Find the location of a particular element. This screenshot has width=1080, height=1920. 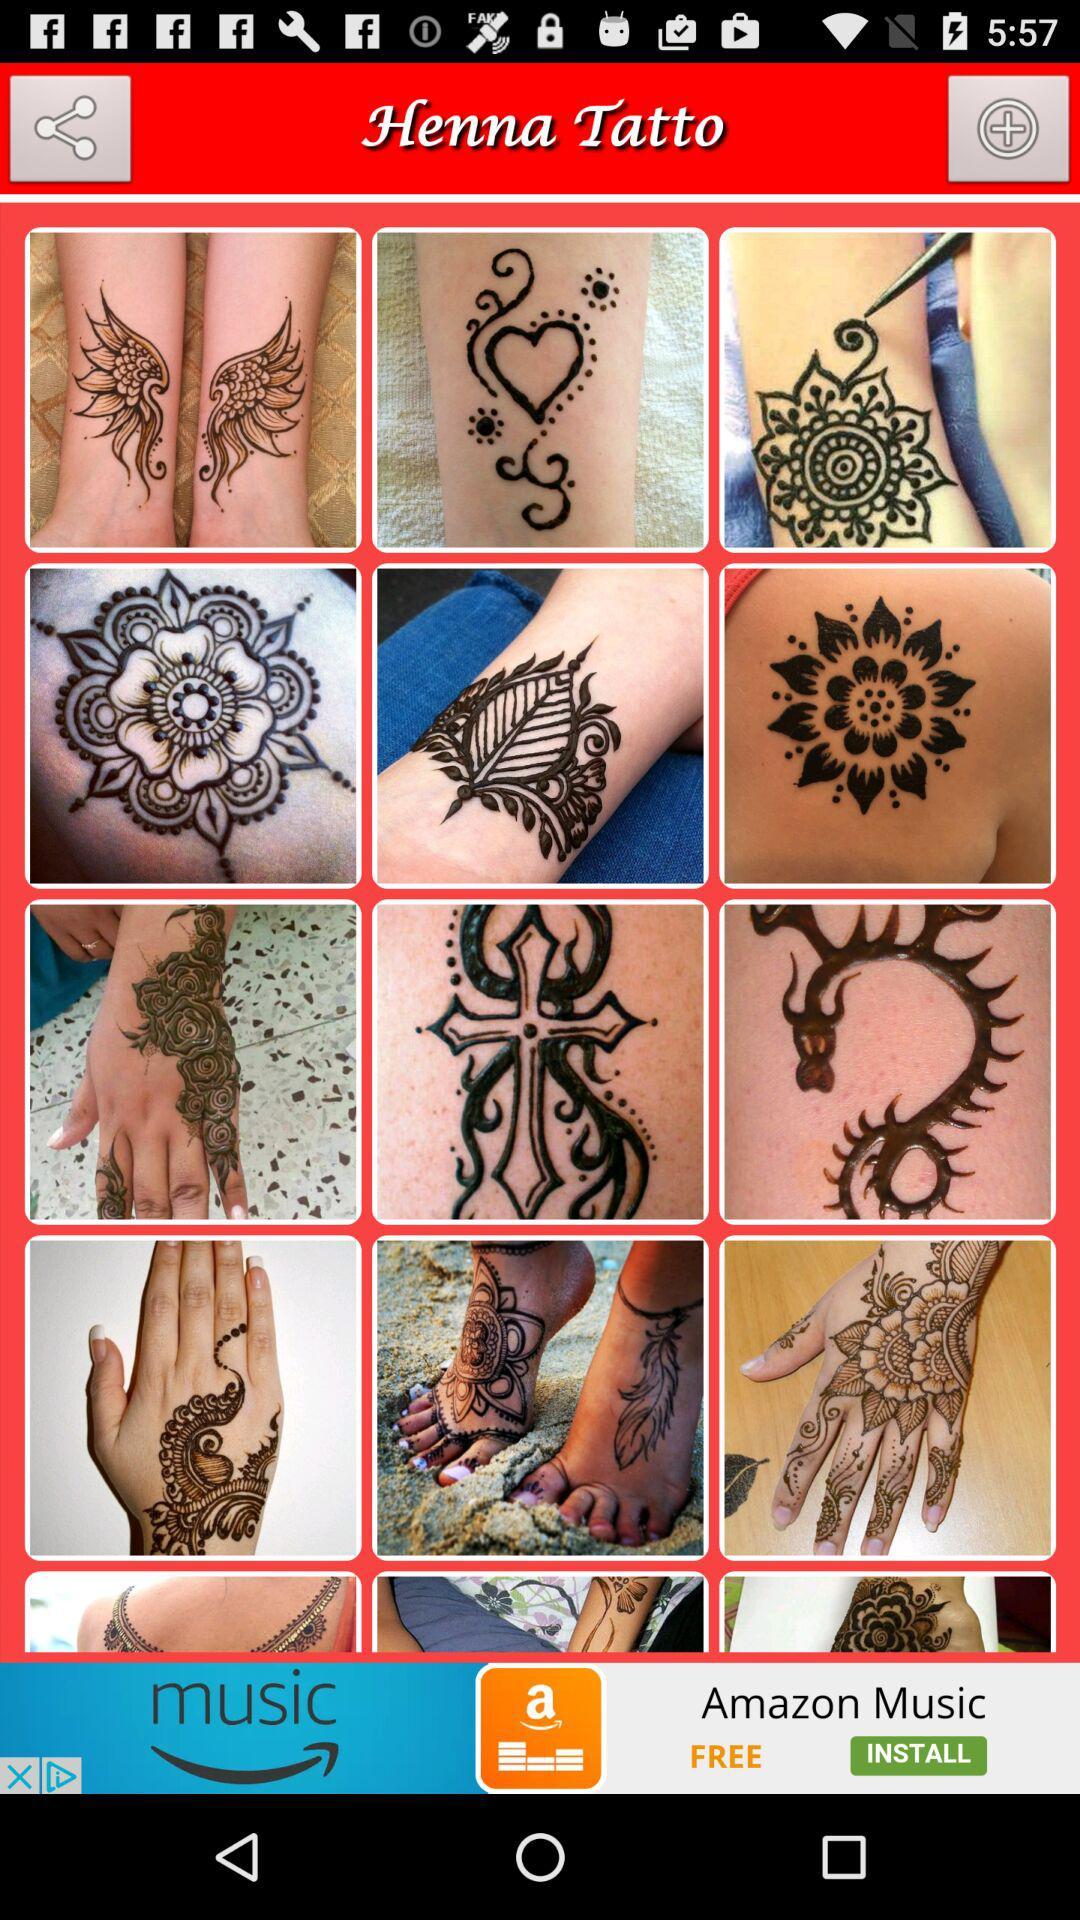

split bar is located at coordinates (540, 198).